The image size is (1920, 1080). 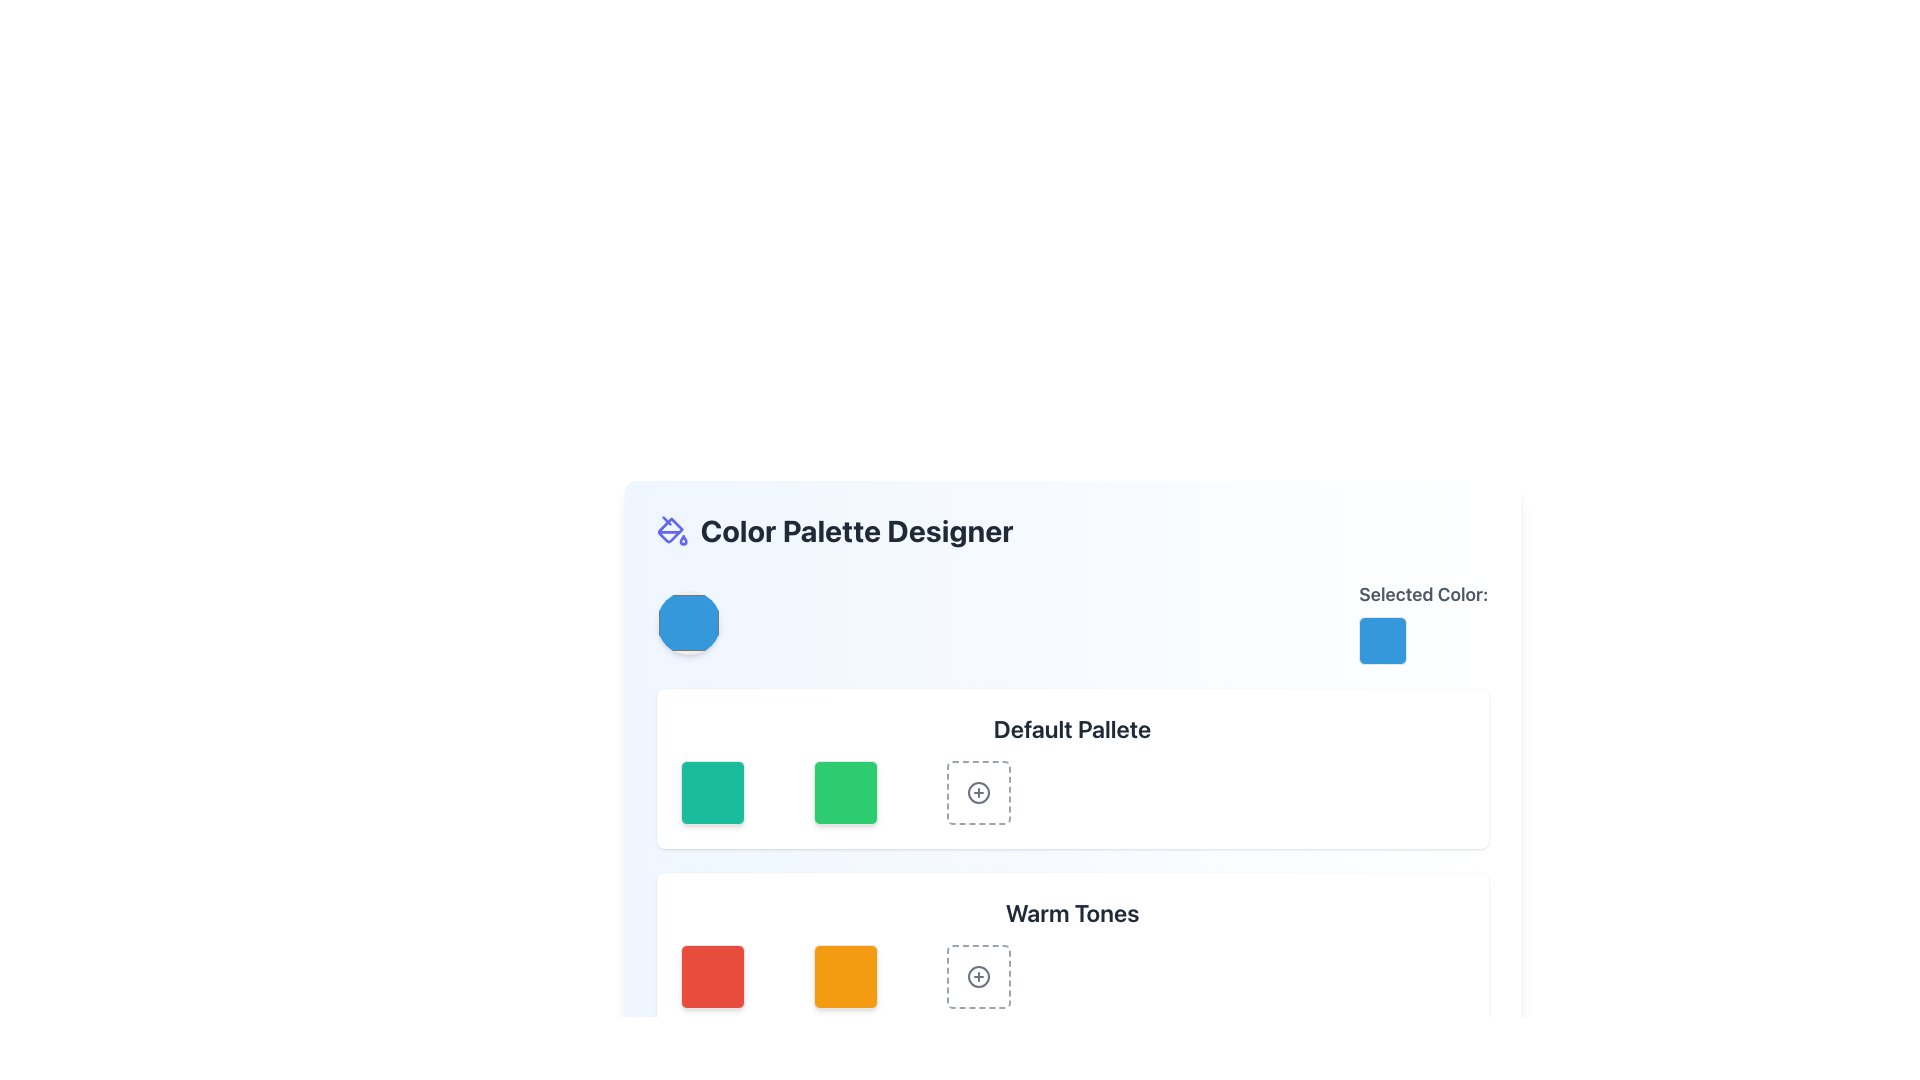 What do you see at coordinates (672, 530) in the screenshot?
I see `the indigo paint bucket icon located to the left of the 'Color Palette Designer' title in the header section` at bounding box center [672, 530].